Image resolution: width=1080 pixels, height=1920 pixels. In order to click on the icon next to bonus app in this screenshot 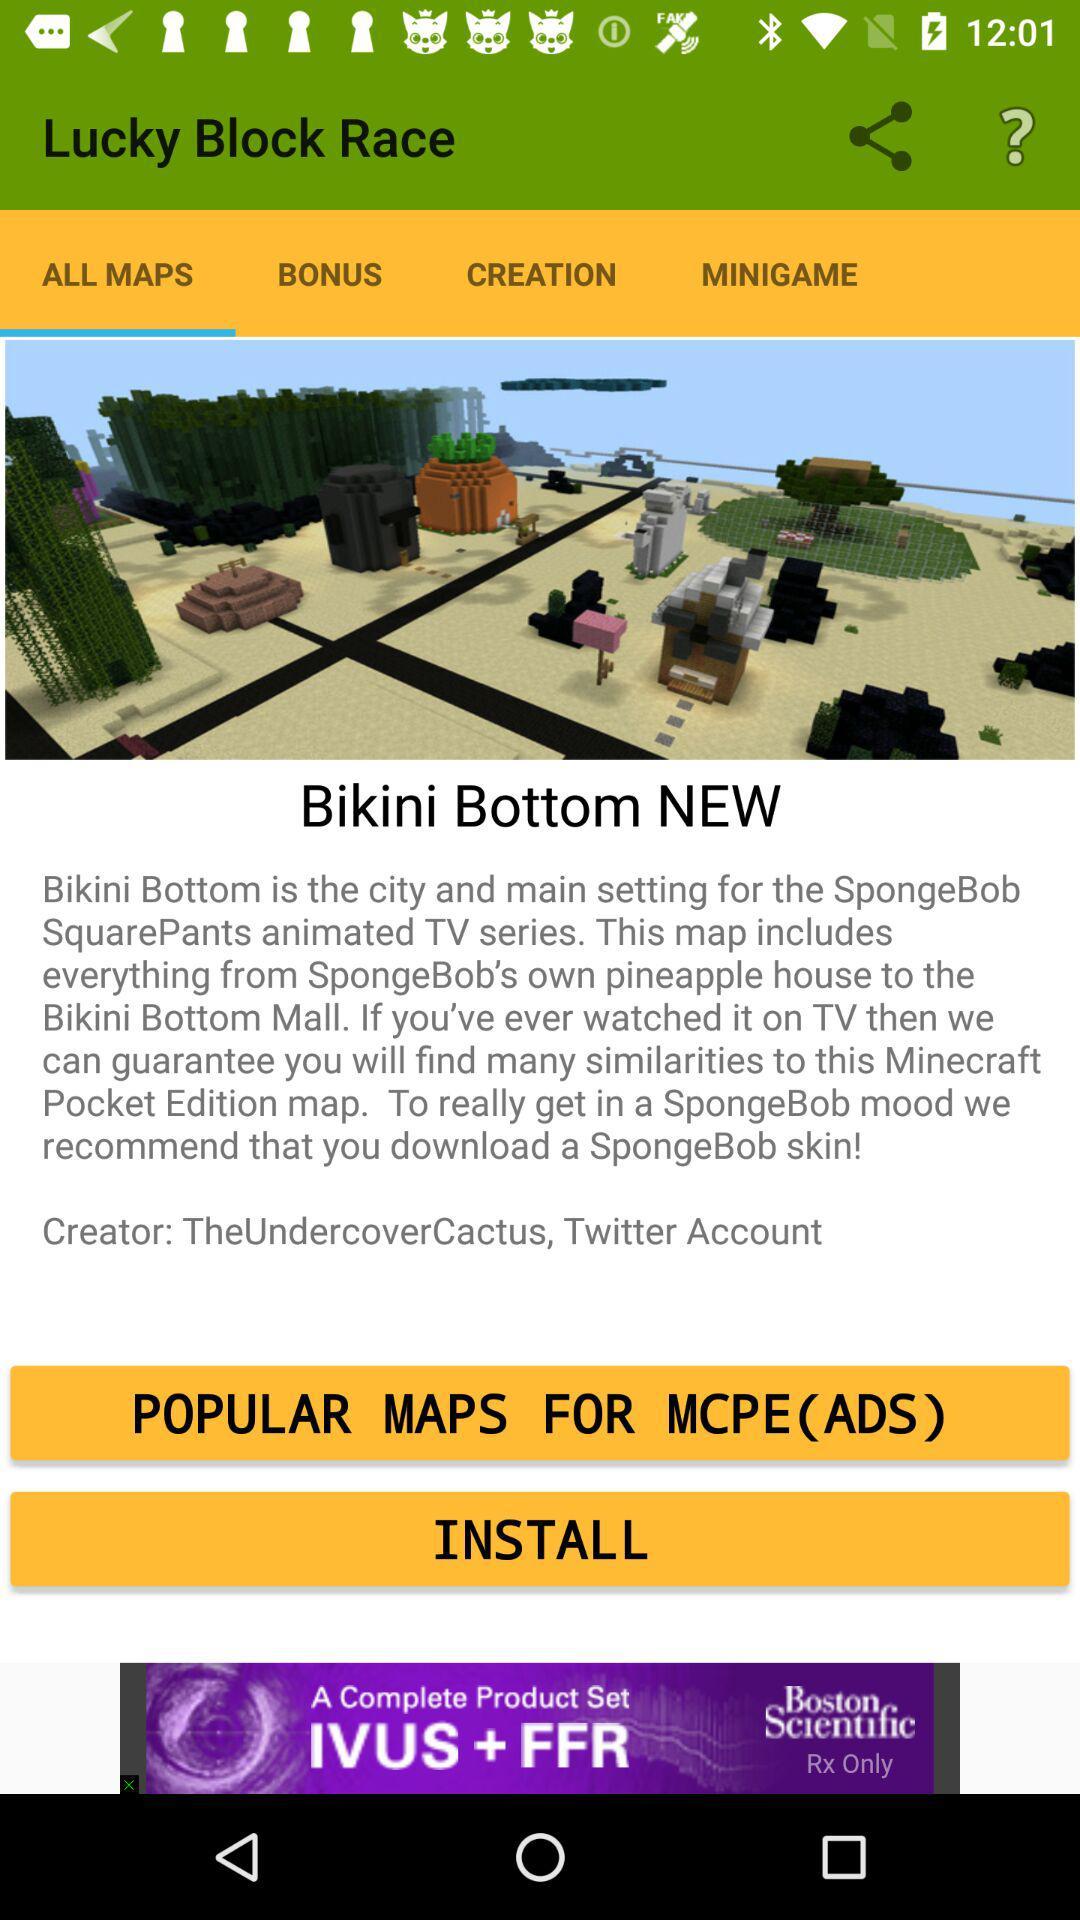, I will do `click(117, 272)`.